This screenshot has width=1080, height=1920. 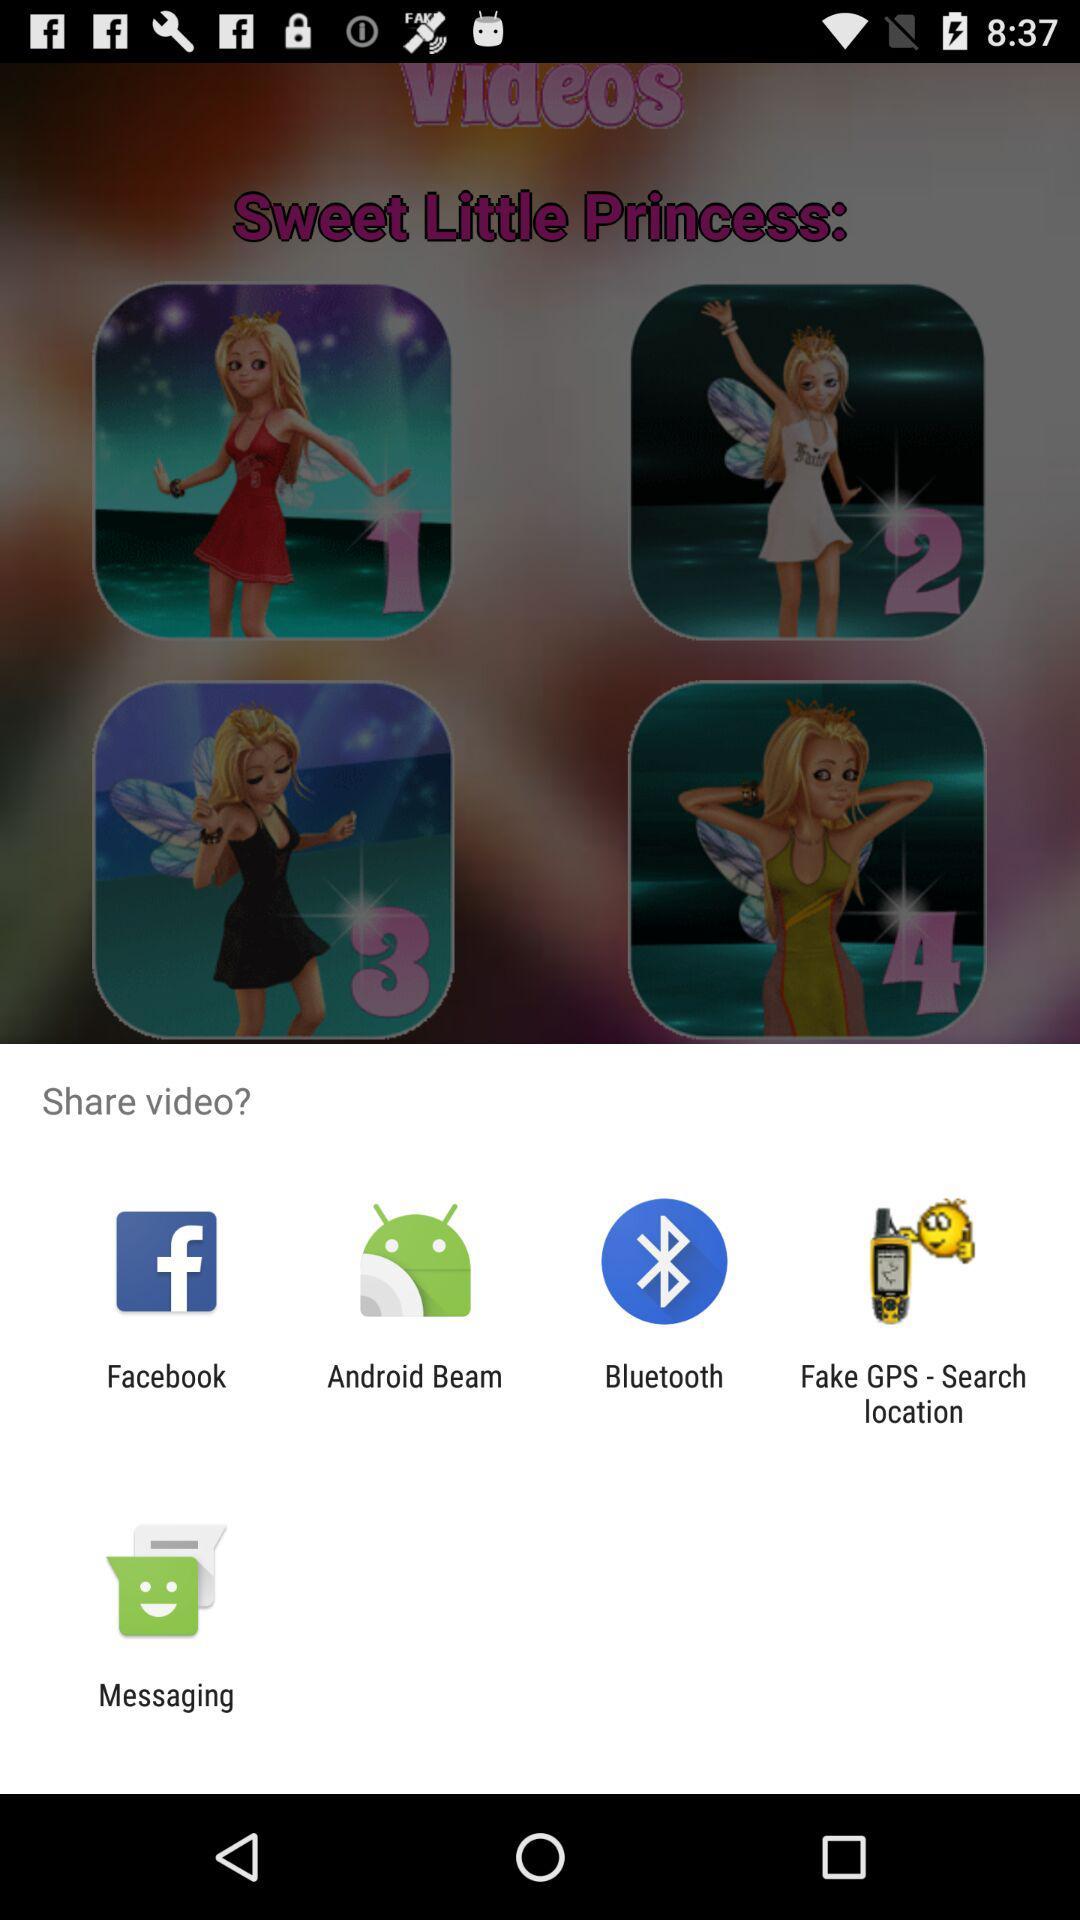 What do you see at coordinates (414, 1392) in the screenshot?
I see `item next to bluetooth app` at bounding box center [414, 1392].